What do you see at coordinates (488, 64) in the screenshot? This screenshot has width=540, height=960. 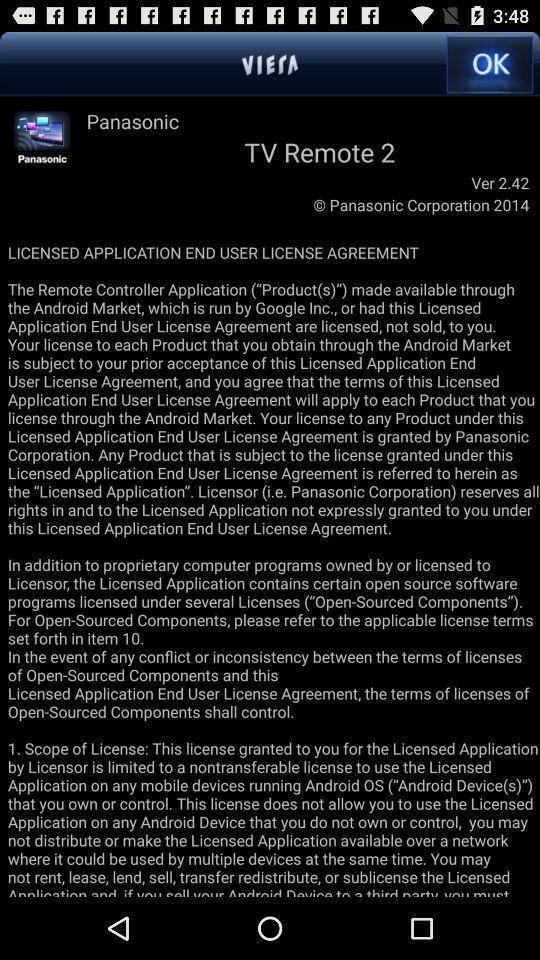 I see `accept to move on` at bounding box center [488, 64].